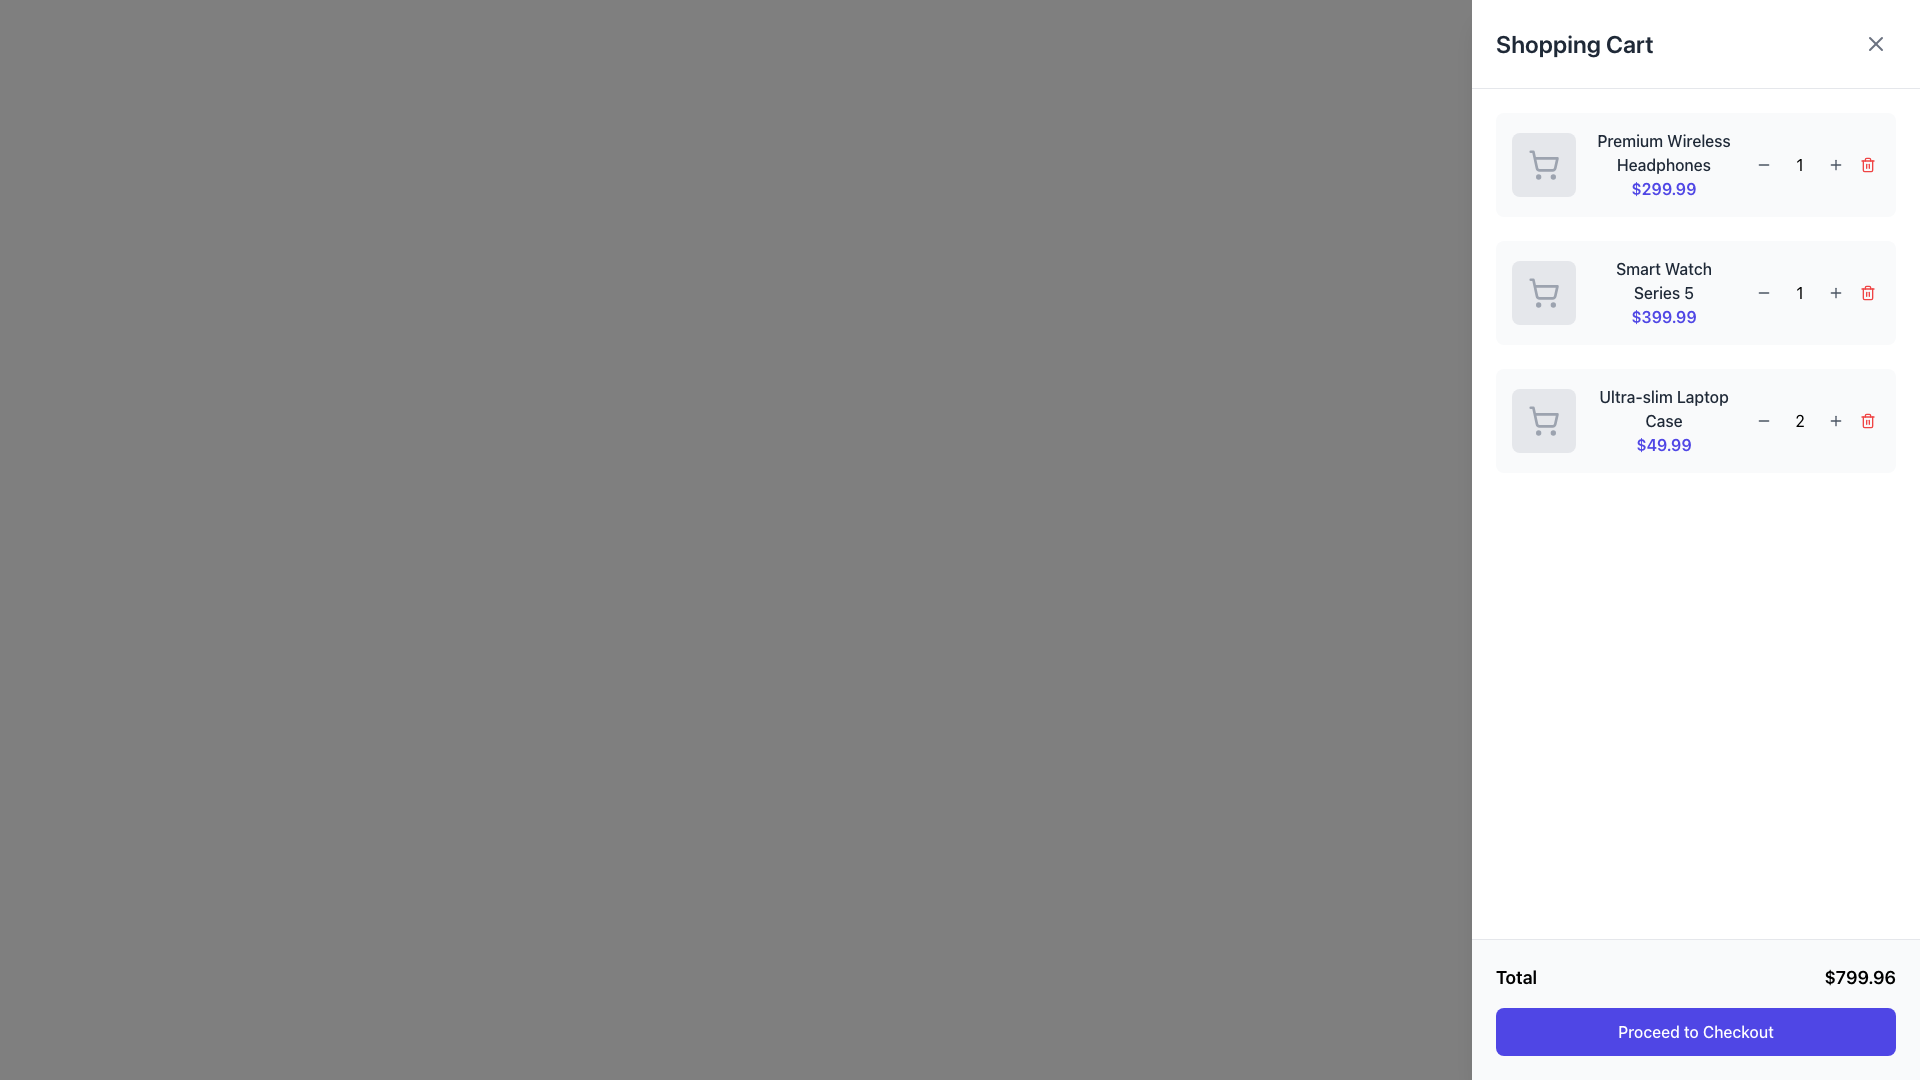 This screenshot has height=1080, width=1920. What do you see at coordinates (1694, 293) in the screenshot?
I see `the minus button on the shopping cart item 'Smart Watch Series 5' to decrease its quantity` at bounding box center [1694, 293].